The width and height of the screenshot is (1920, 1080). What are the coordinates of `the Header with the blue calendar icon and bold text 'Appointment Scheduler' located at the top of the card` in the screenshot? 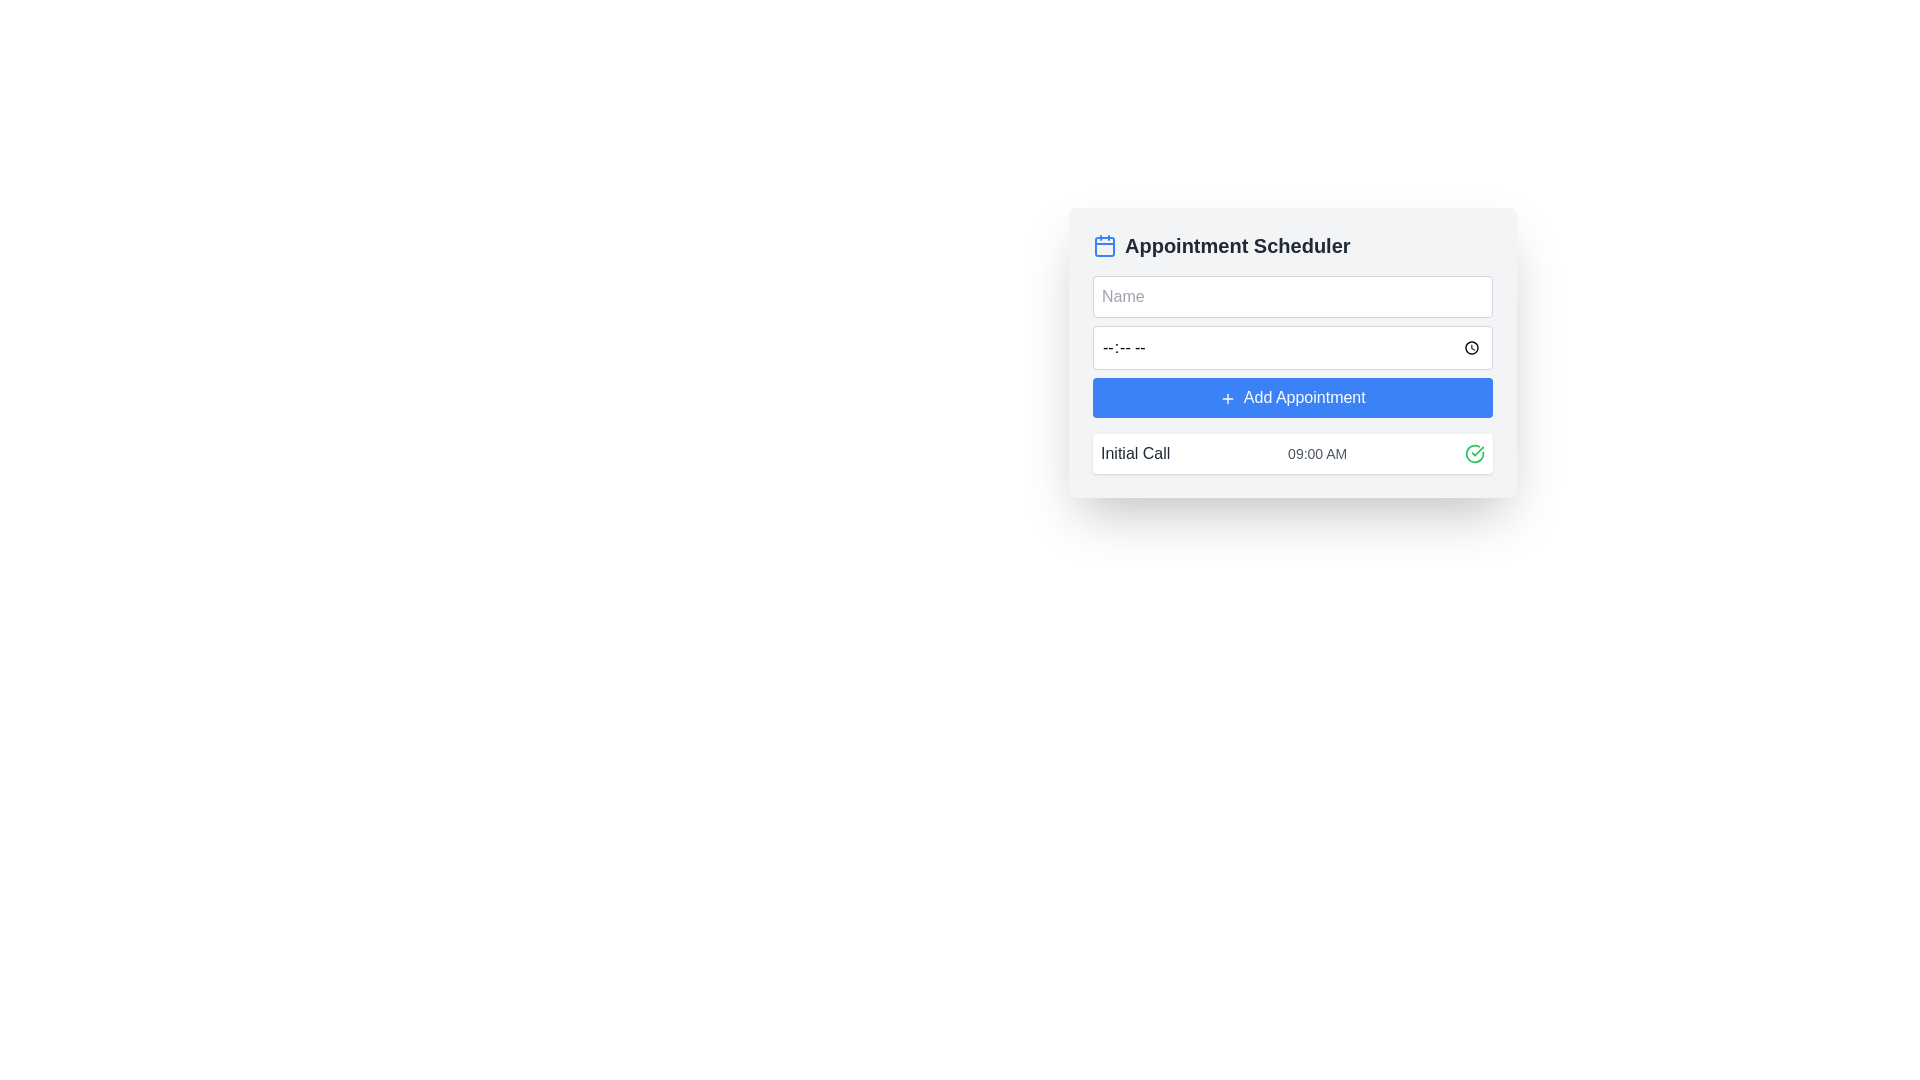 It's located at (1292, 245).